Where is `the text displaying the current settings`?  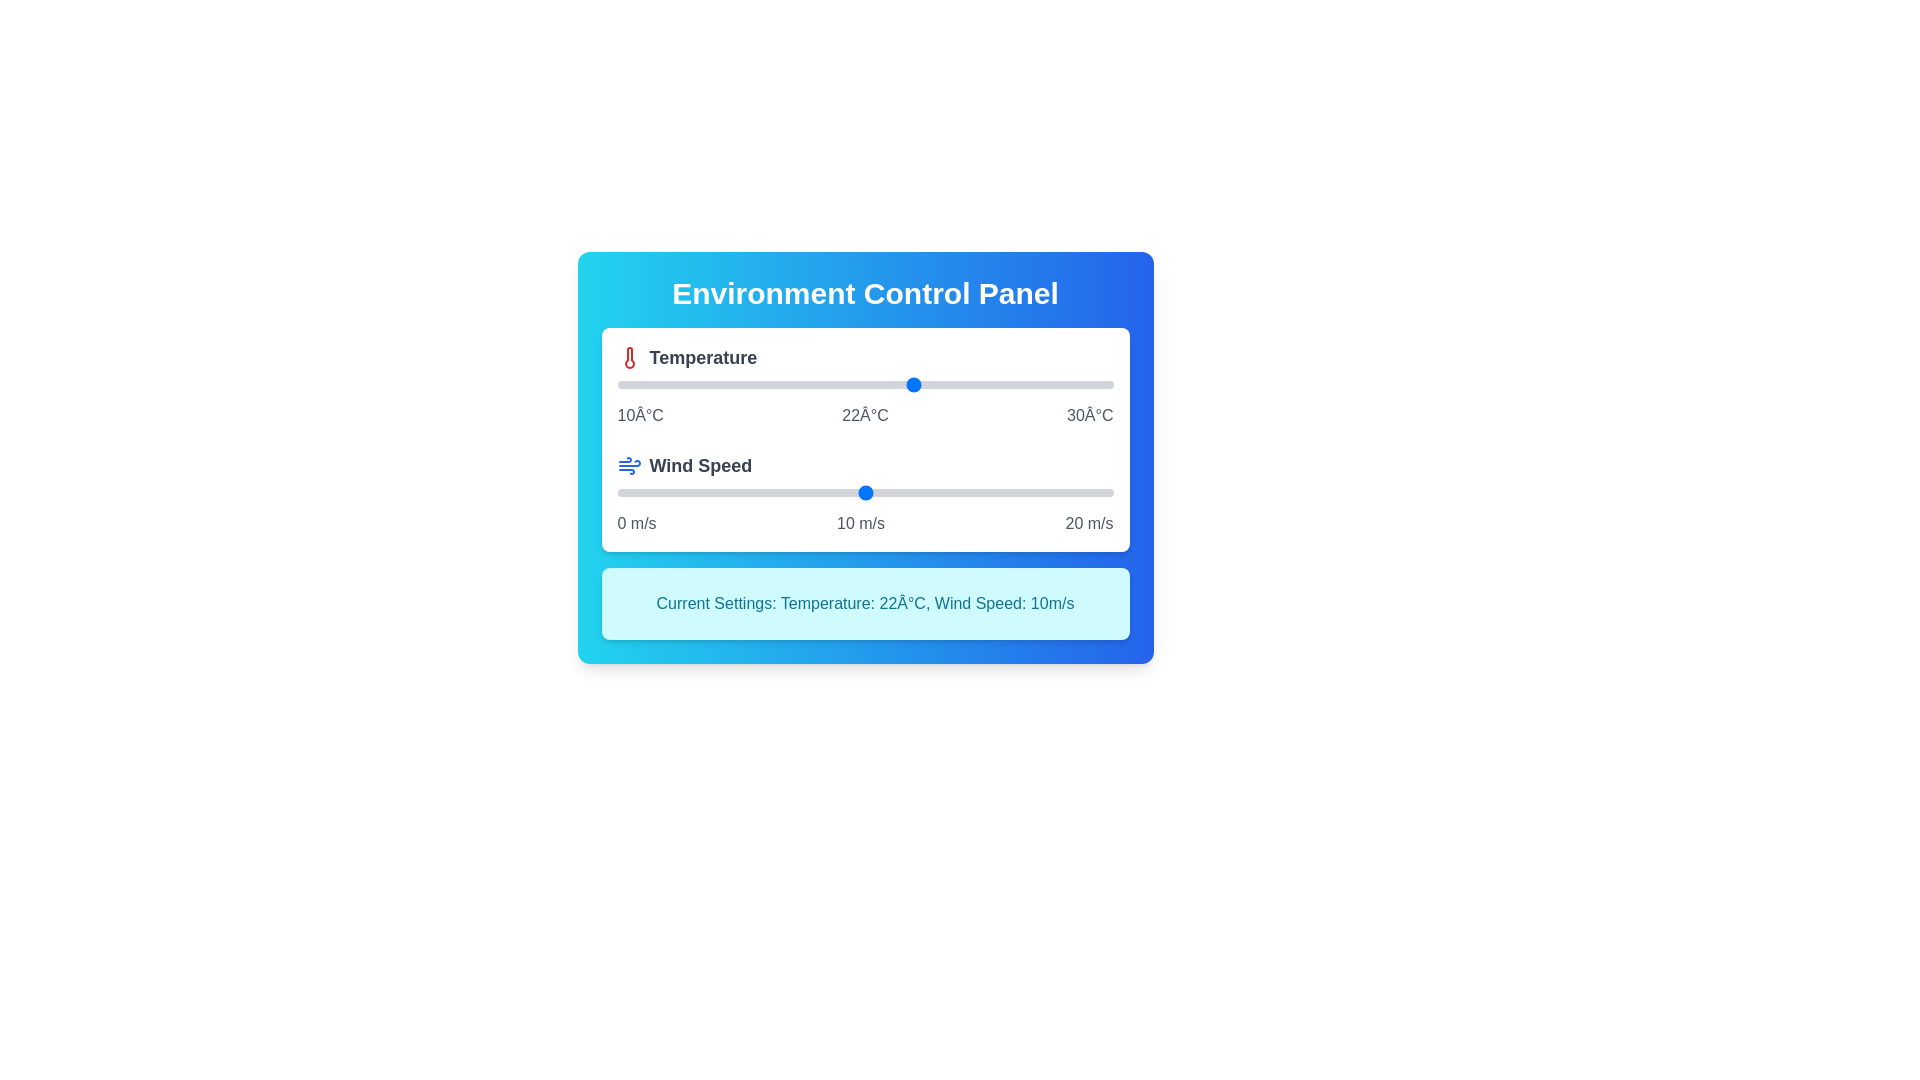
the text displaying the current settings is located at coordinates (865, 603).